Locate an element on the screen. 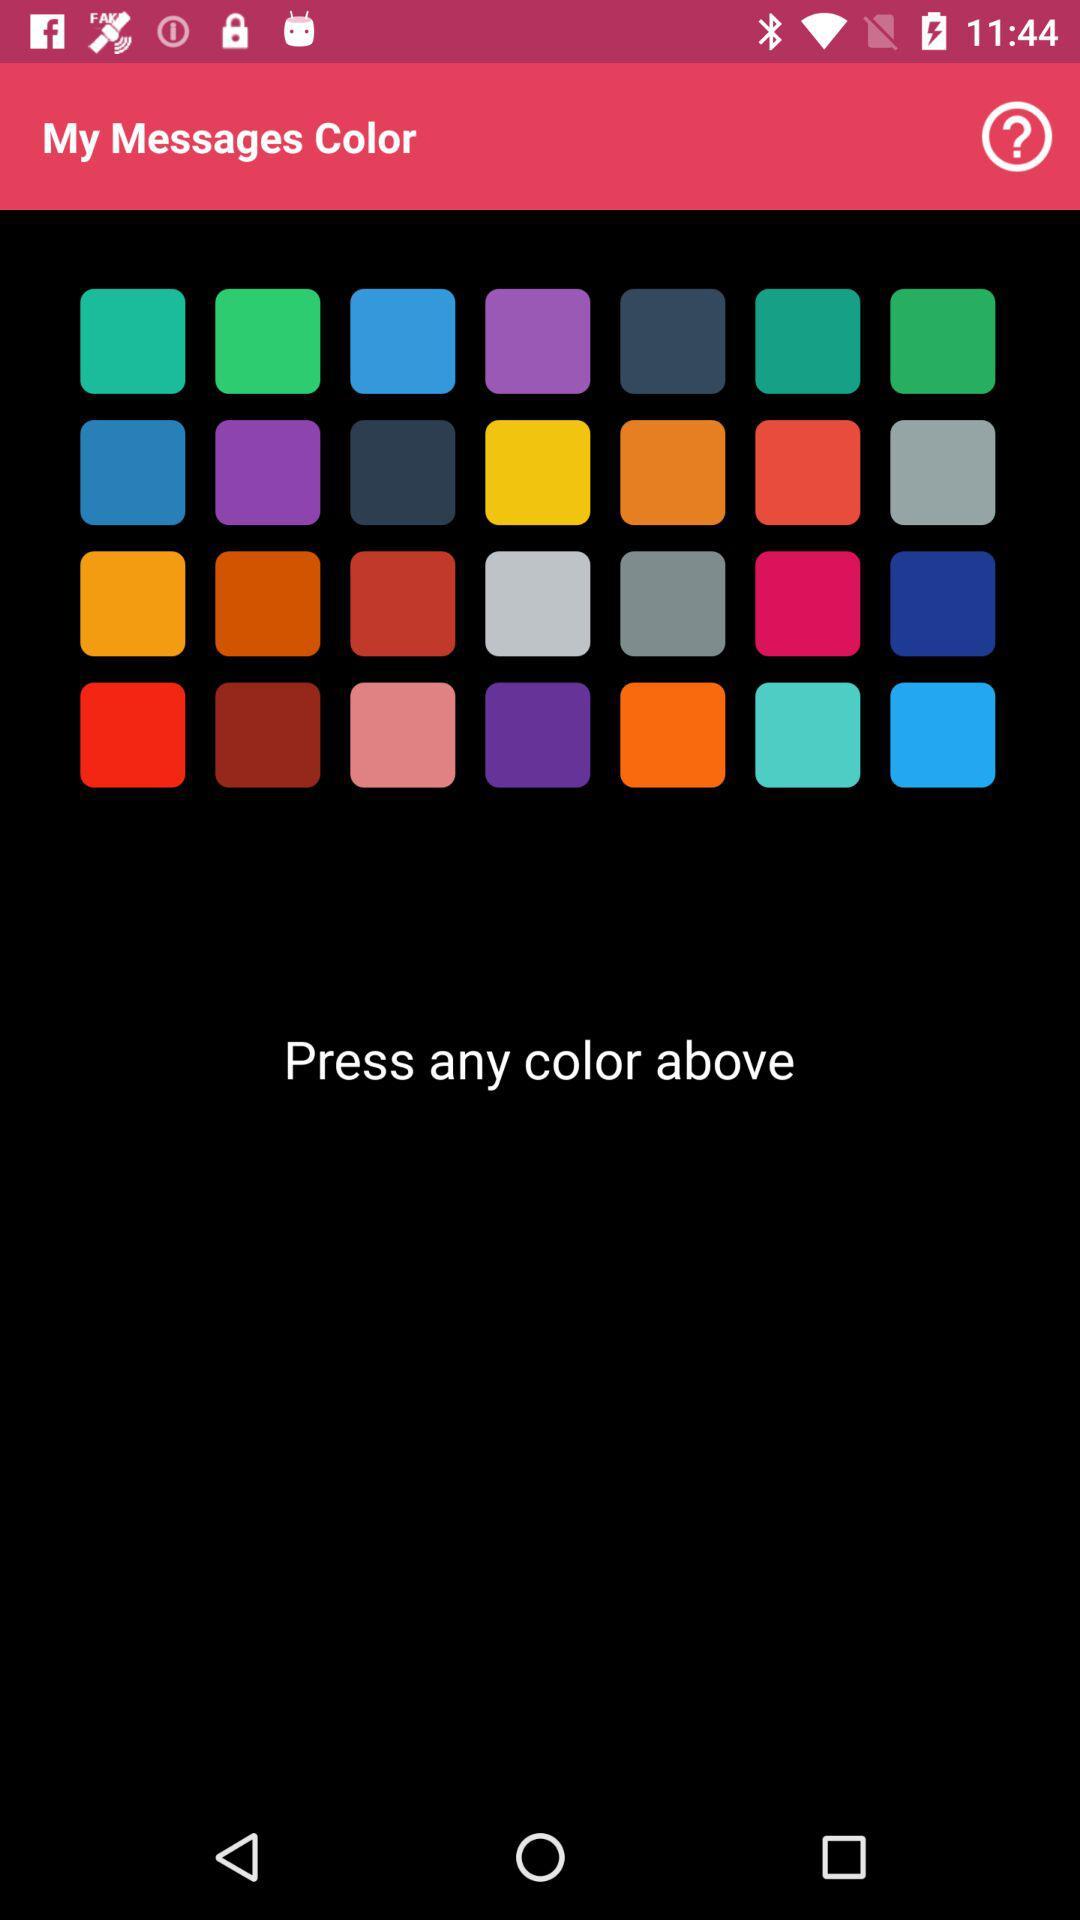  the icon next to the my messages color is located at coordinates (1017, 135).